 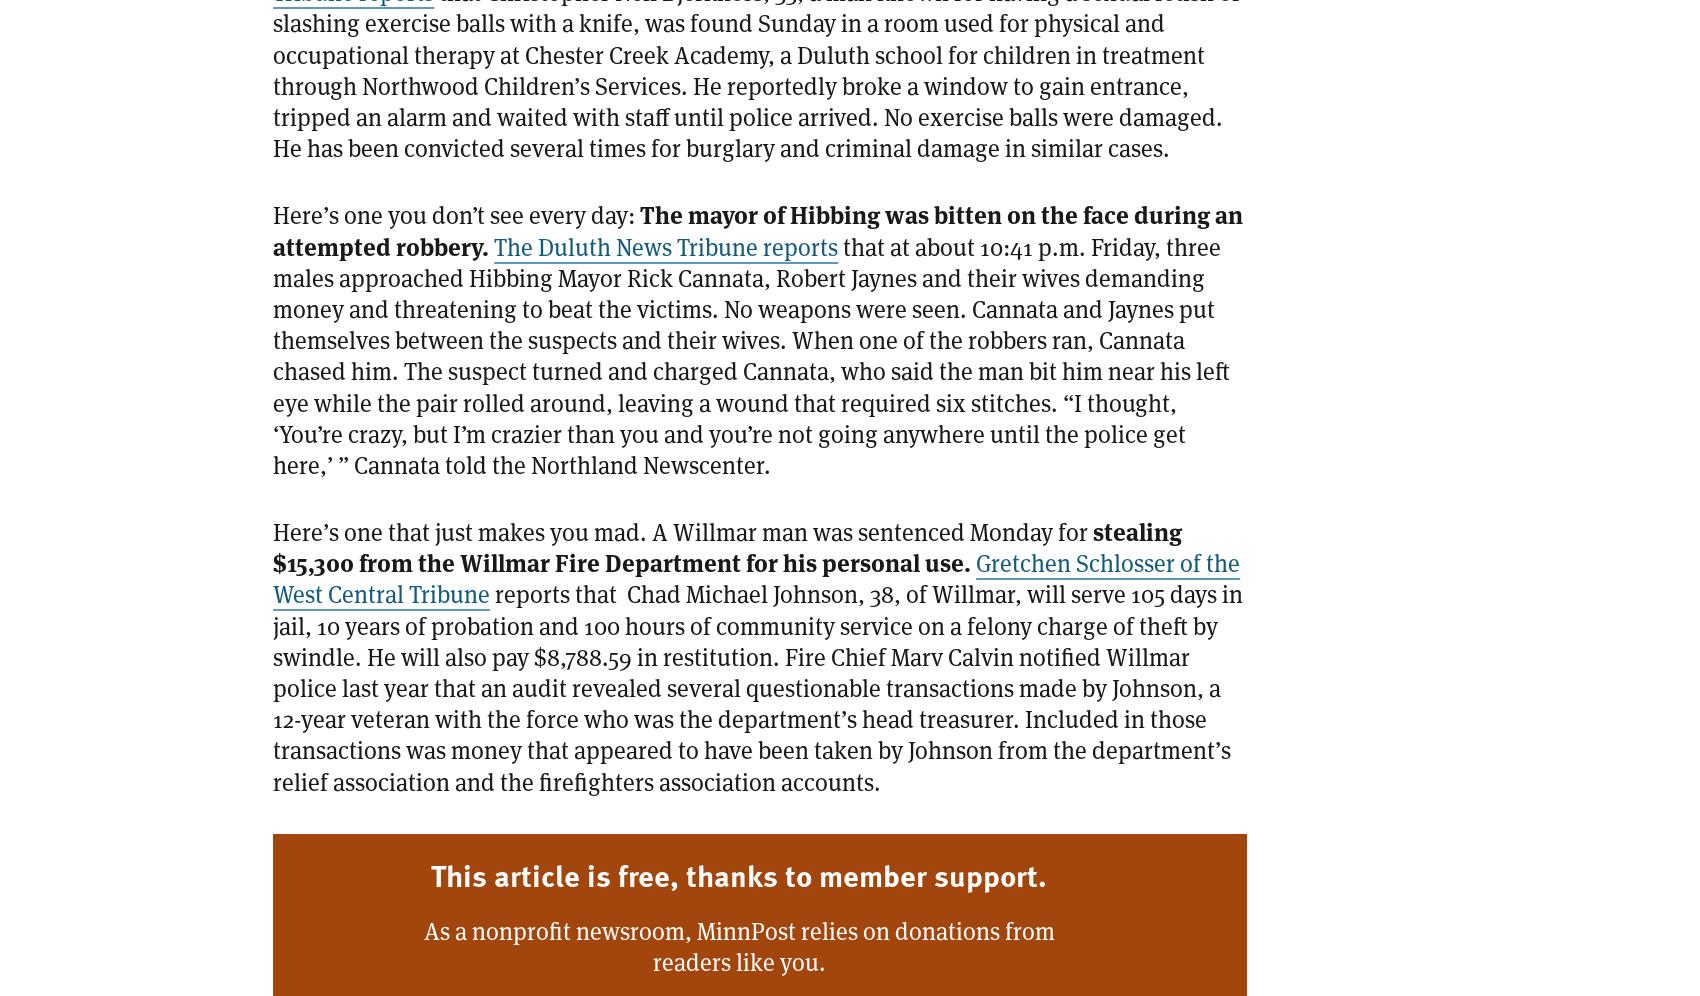 What do you see at coordinates (757, 688) in the screenshot?
I see `'reports that  Chad Michael Johnson, 38, of Willmar, will serve 105 days in jail, 10 years of probation and 100 hours of community service on a felony charge of theft by swindle. He will also pay $8,788.59 in restitution. Fire Chief Marv Calvin notified Willmar police last year that an audit revealed several questionable transactions made by Johnson, a 12-year veteran with the force who was the department’s head treasurer. Included in those transactions was money that appeared to have been taken by Johnson from the department’s relief association and the firefighters association accounts.'` at bounding box center [757, 688].